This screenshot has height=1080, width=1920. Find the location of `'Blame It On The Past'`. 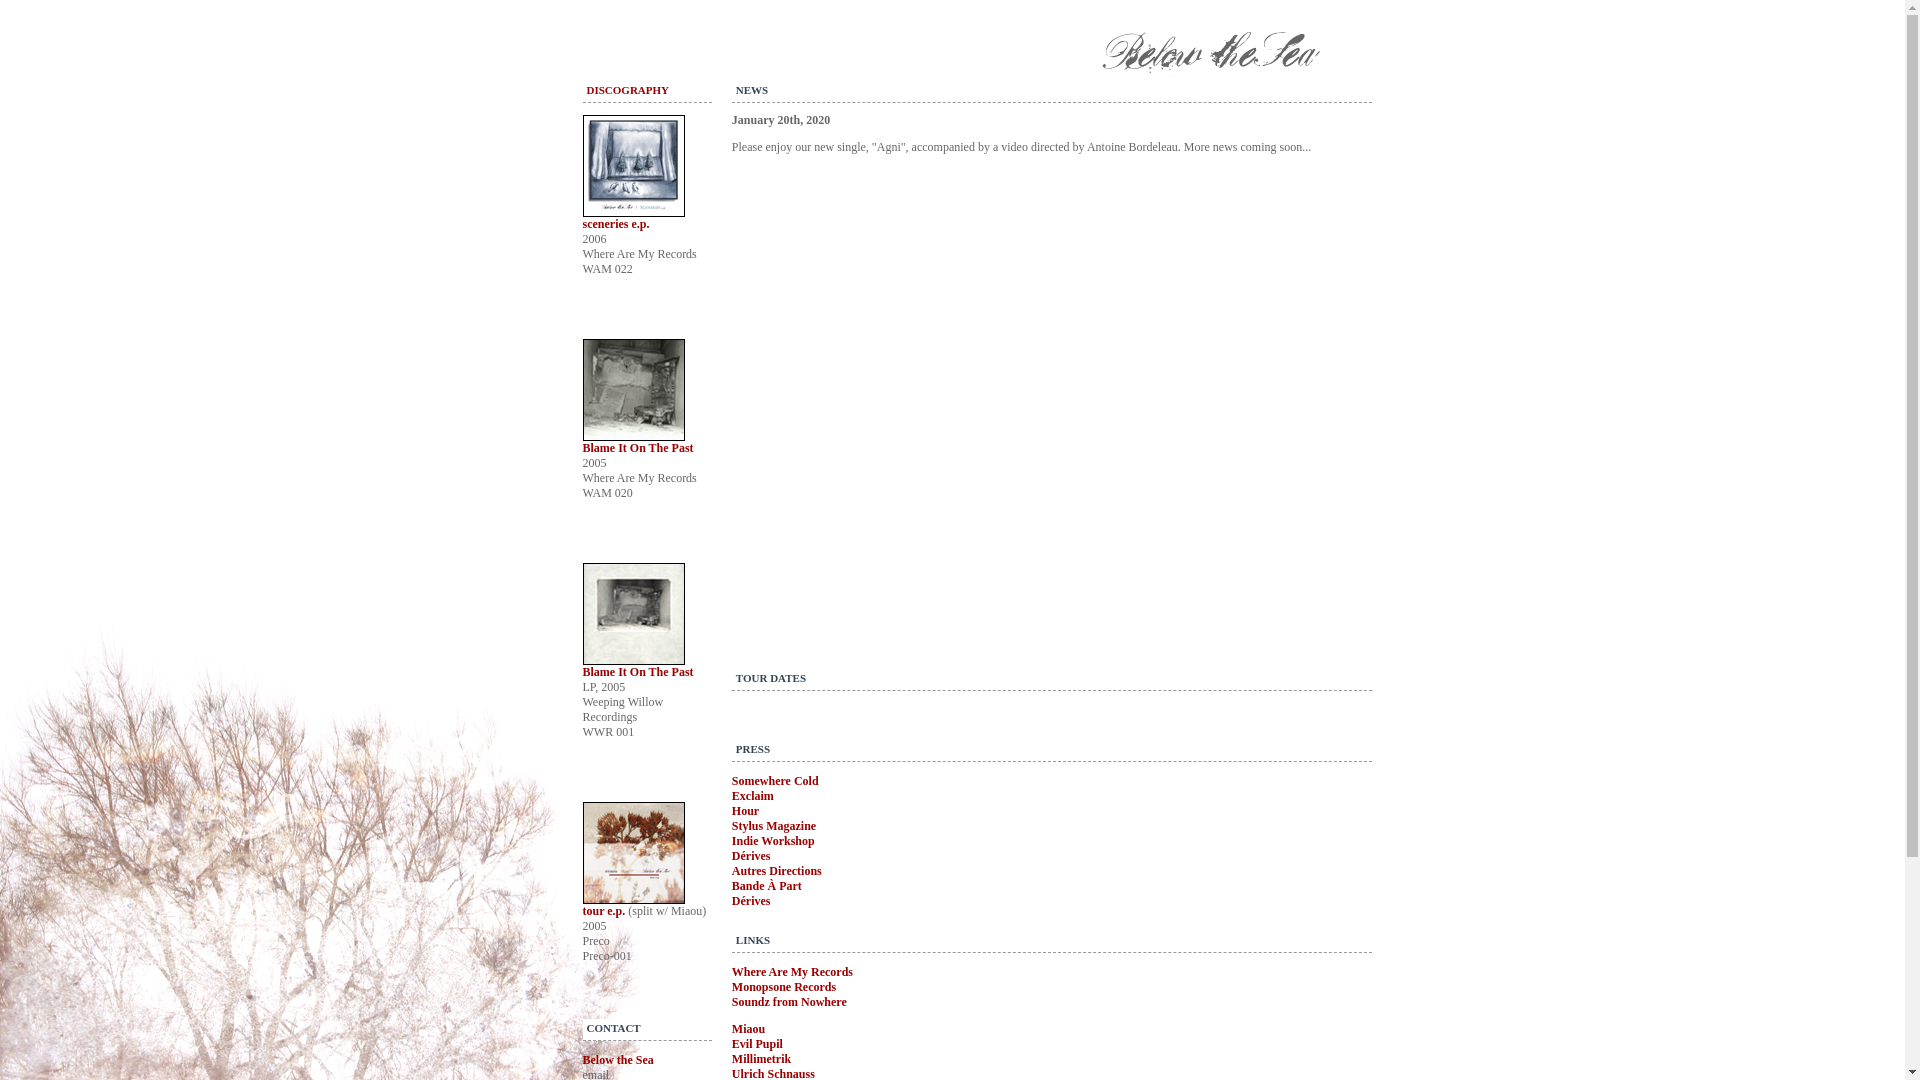

'Blame It On The Past' is located at coordinates (636, 671).